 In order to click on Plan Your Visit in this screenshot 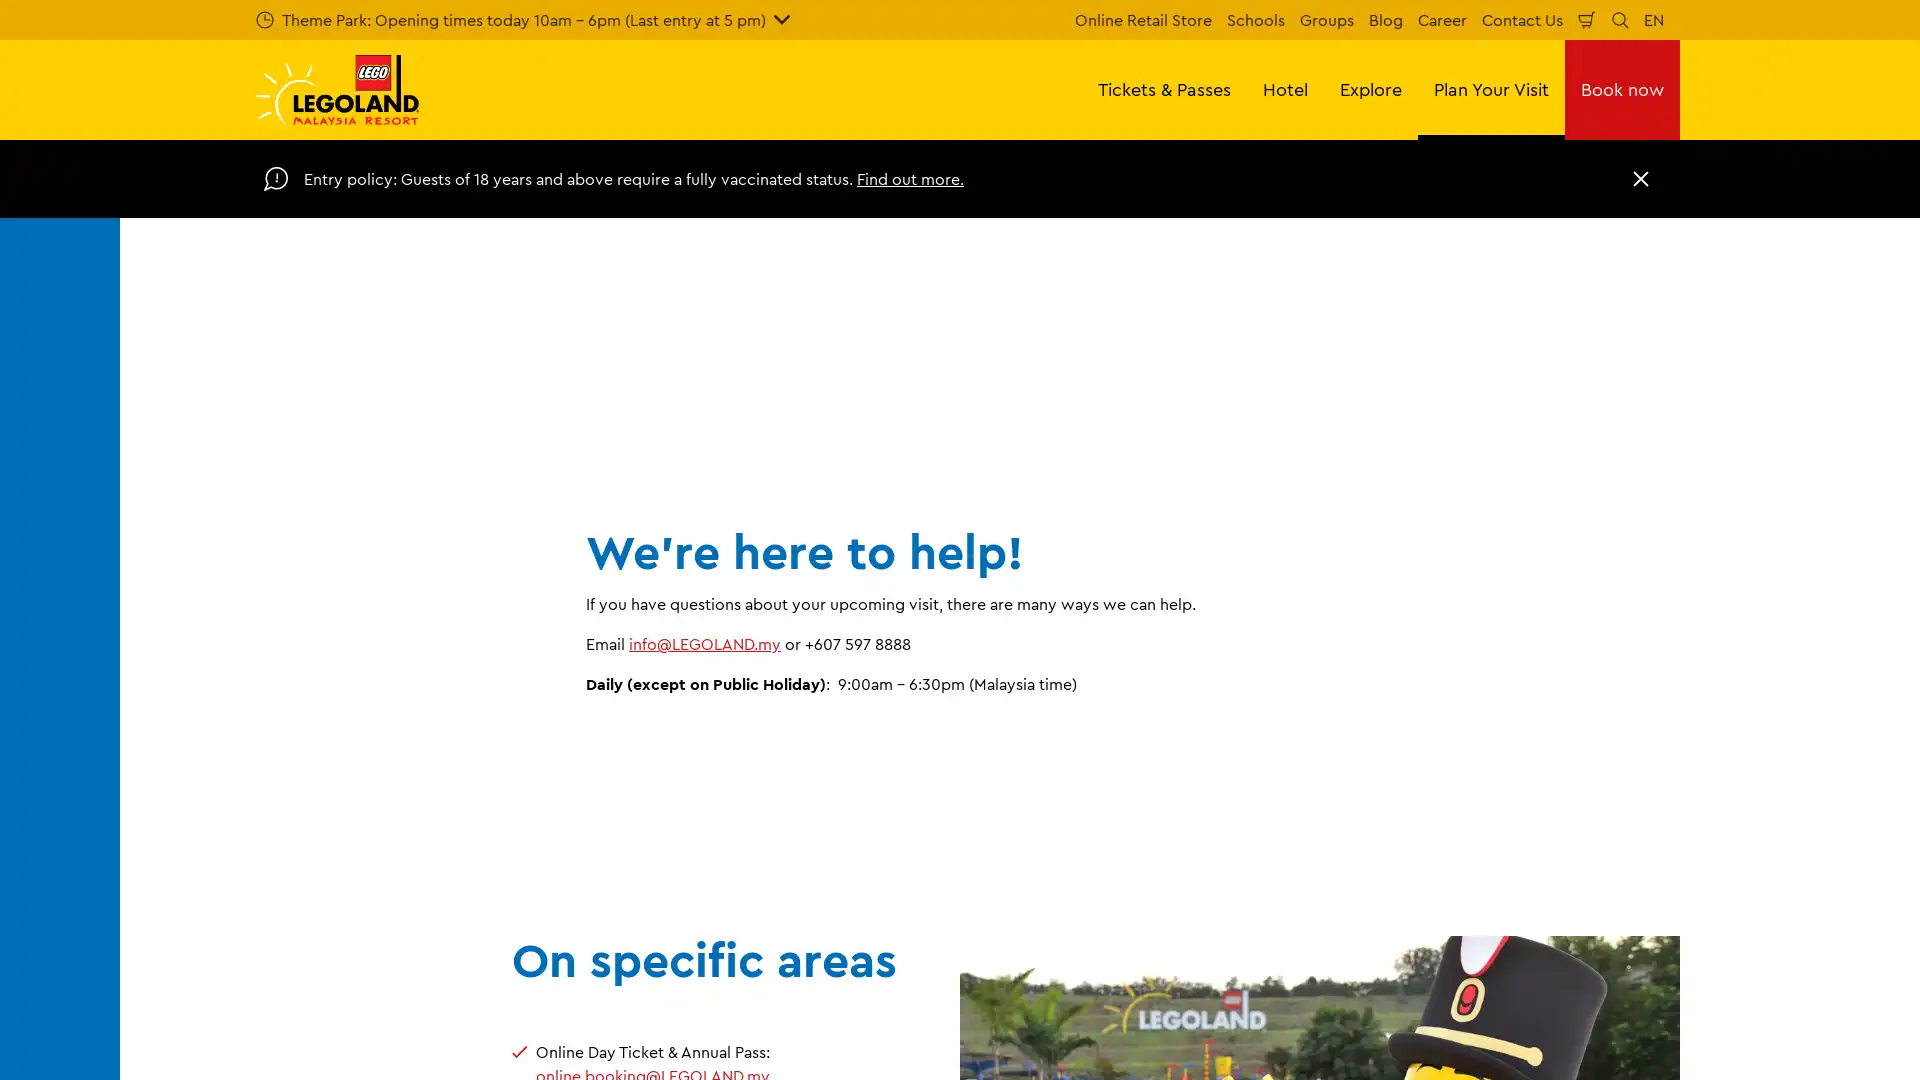, I will do `click(1491, 88)`.